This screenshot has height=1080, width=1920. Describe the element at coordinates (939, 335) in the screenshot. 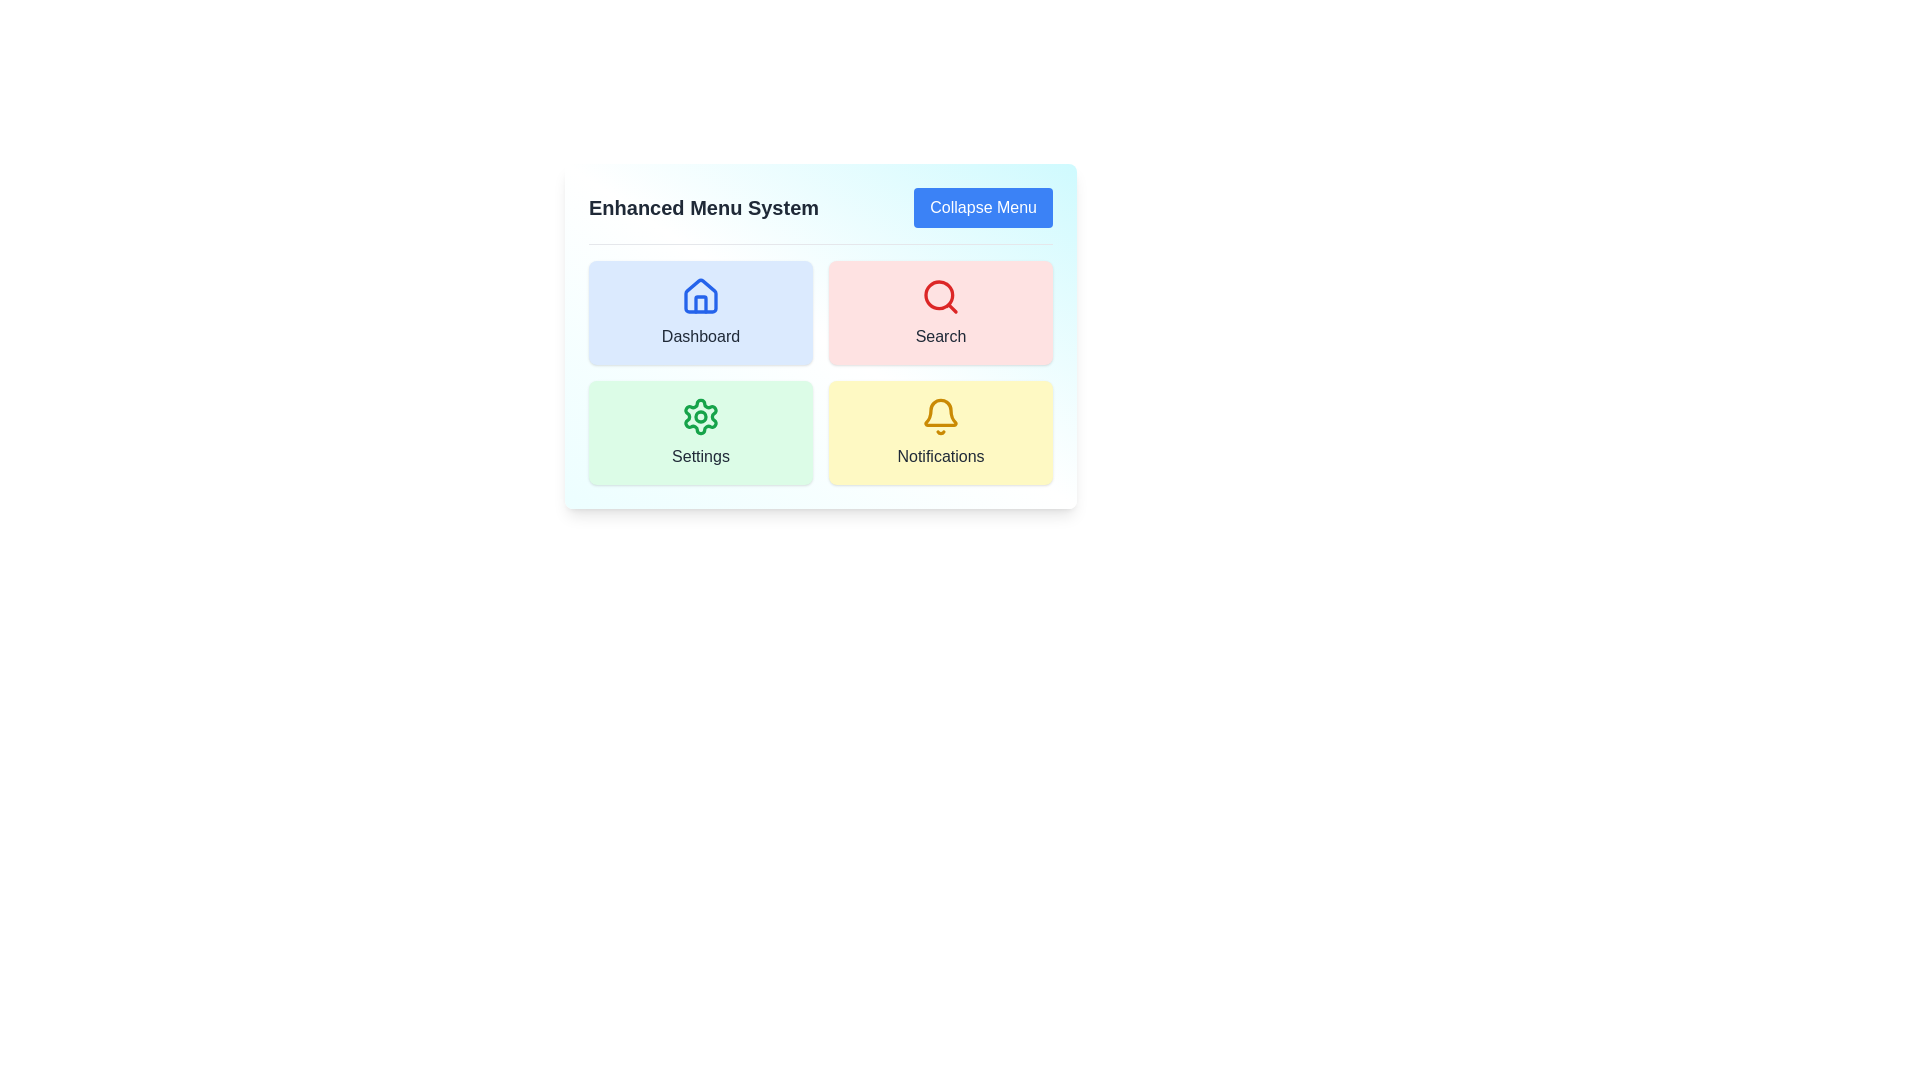

I see `text of the label that describes the purpose of the Search button, which is positioned in the second box of the top row in a grid layout, centered below the magnifying glass icon` at that location.